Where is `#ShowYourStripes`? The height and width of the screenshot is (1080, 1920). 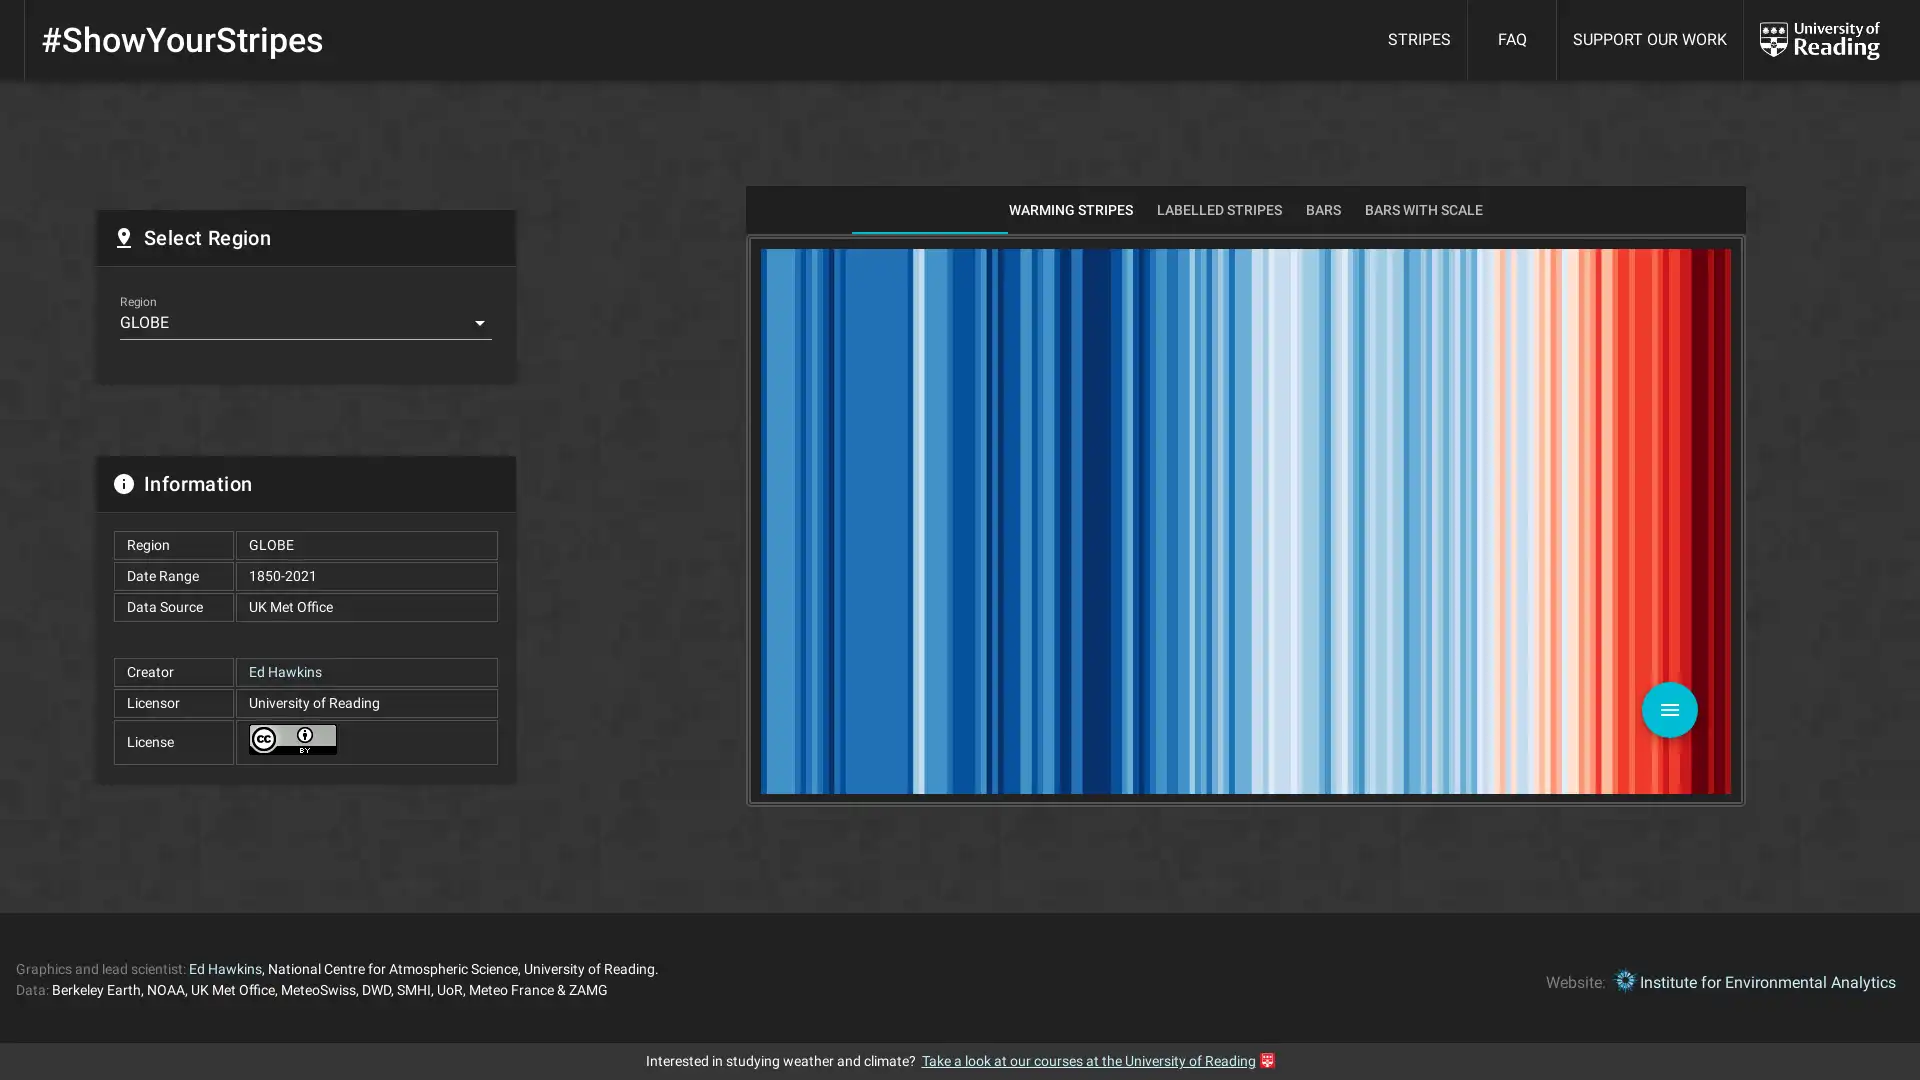
#ShowYourStripes is located at coordinates (182, 39).